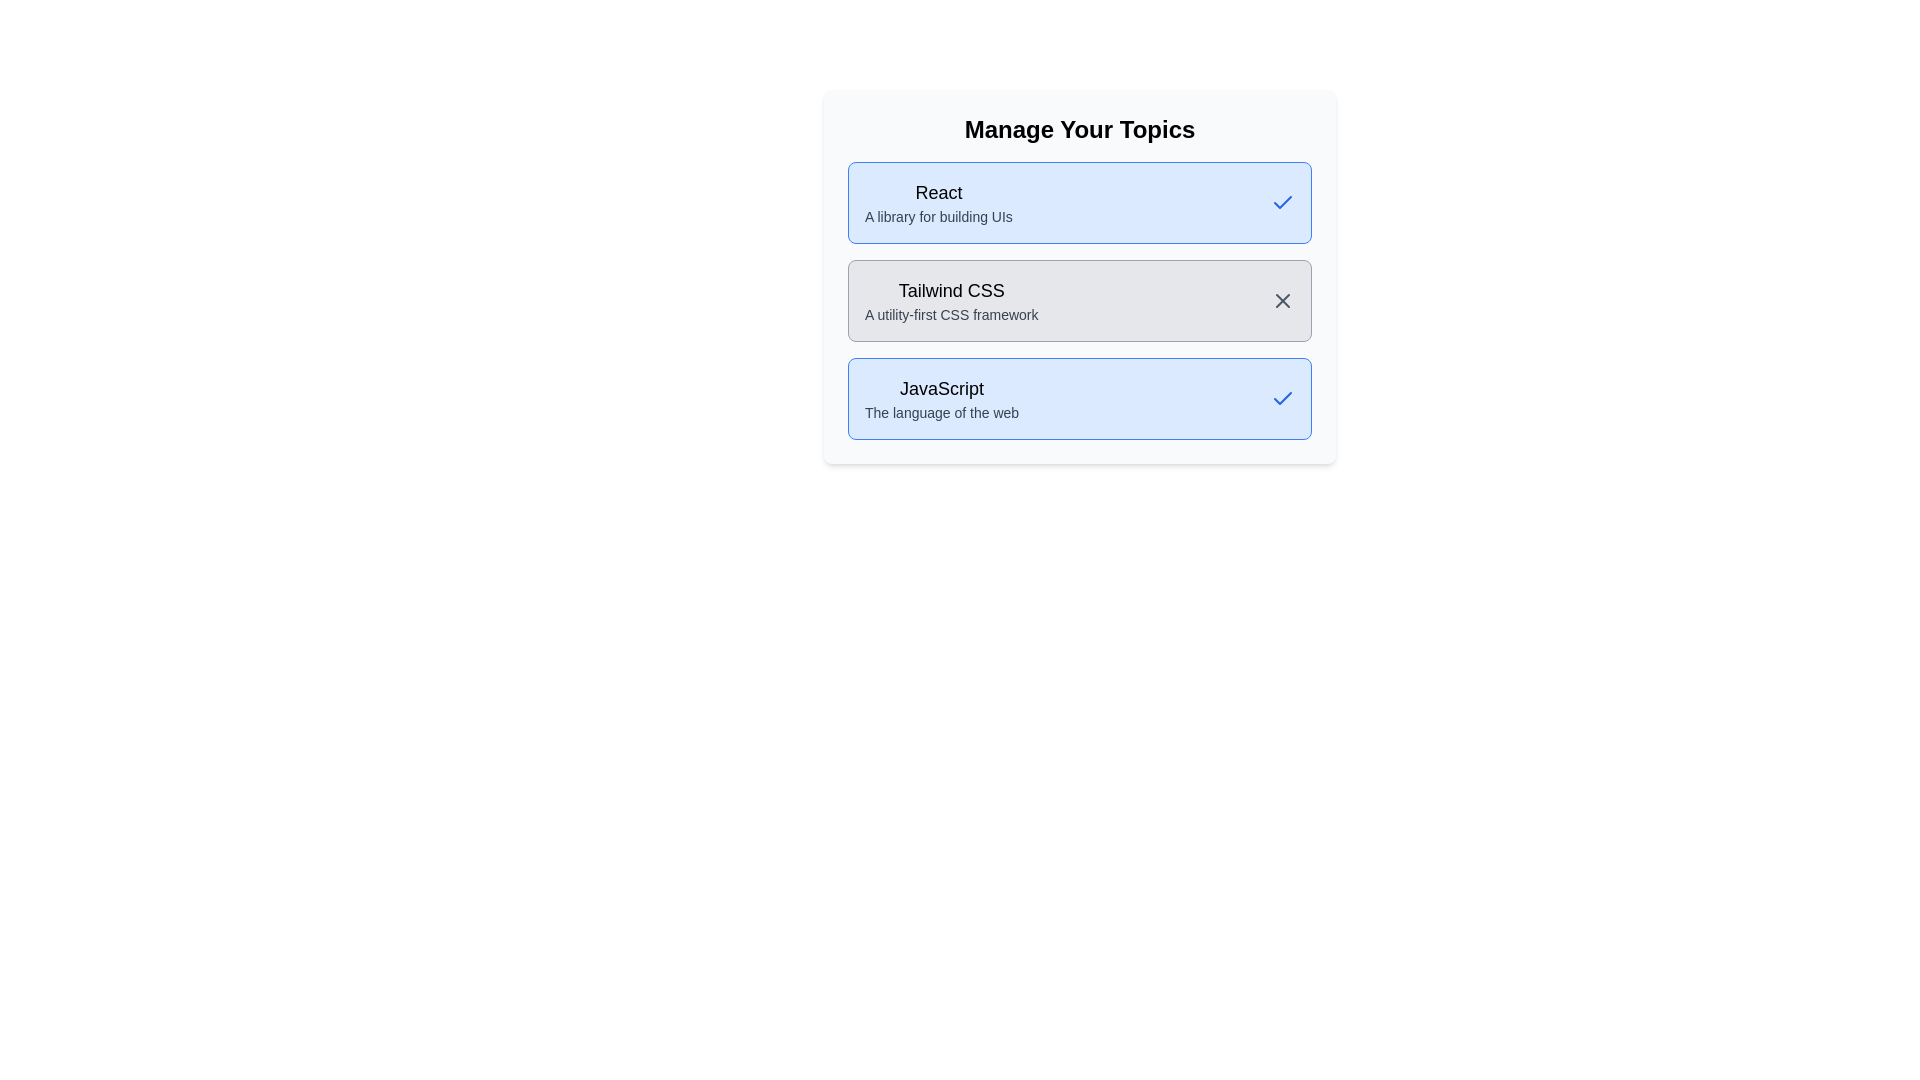 This screenshot has width=1920, height=1080. Describe the element at coordinates (1079, 300) in the screenshot. I see `the tag labeled Tailwind CSS` at that location.